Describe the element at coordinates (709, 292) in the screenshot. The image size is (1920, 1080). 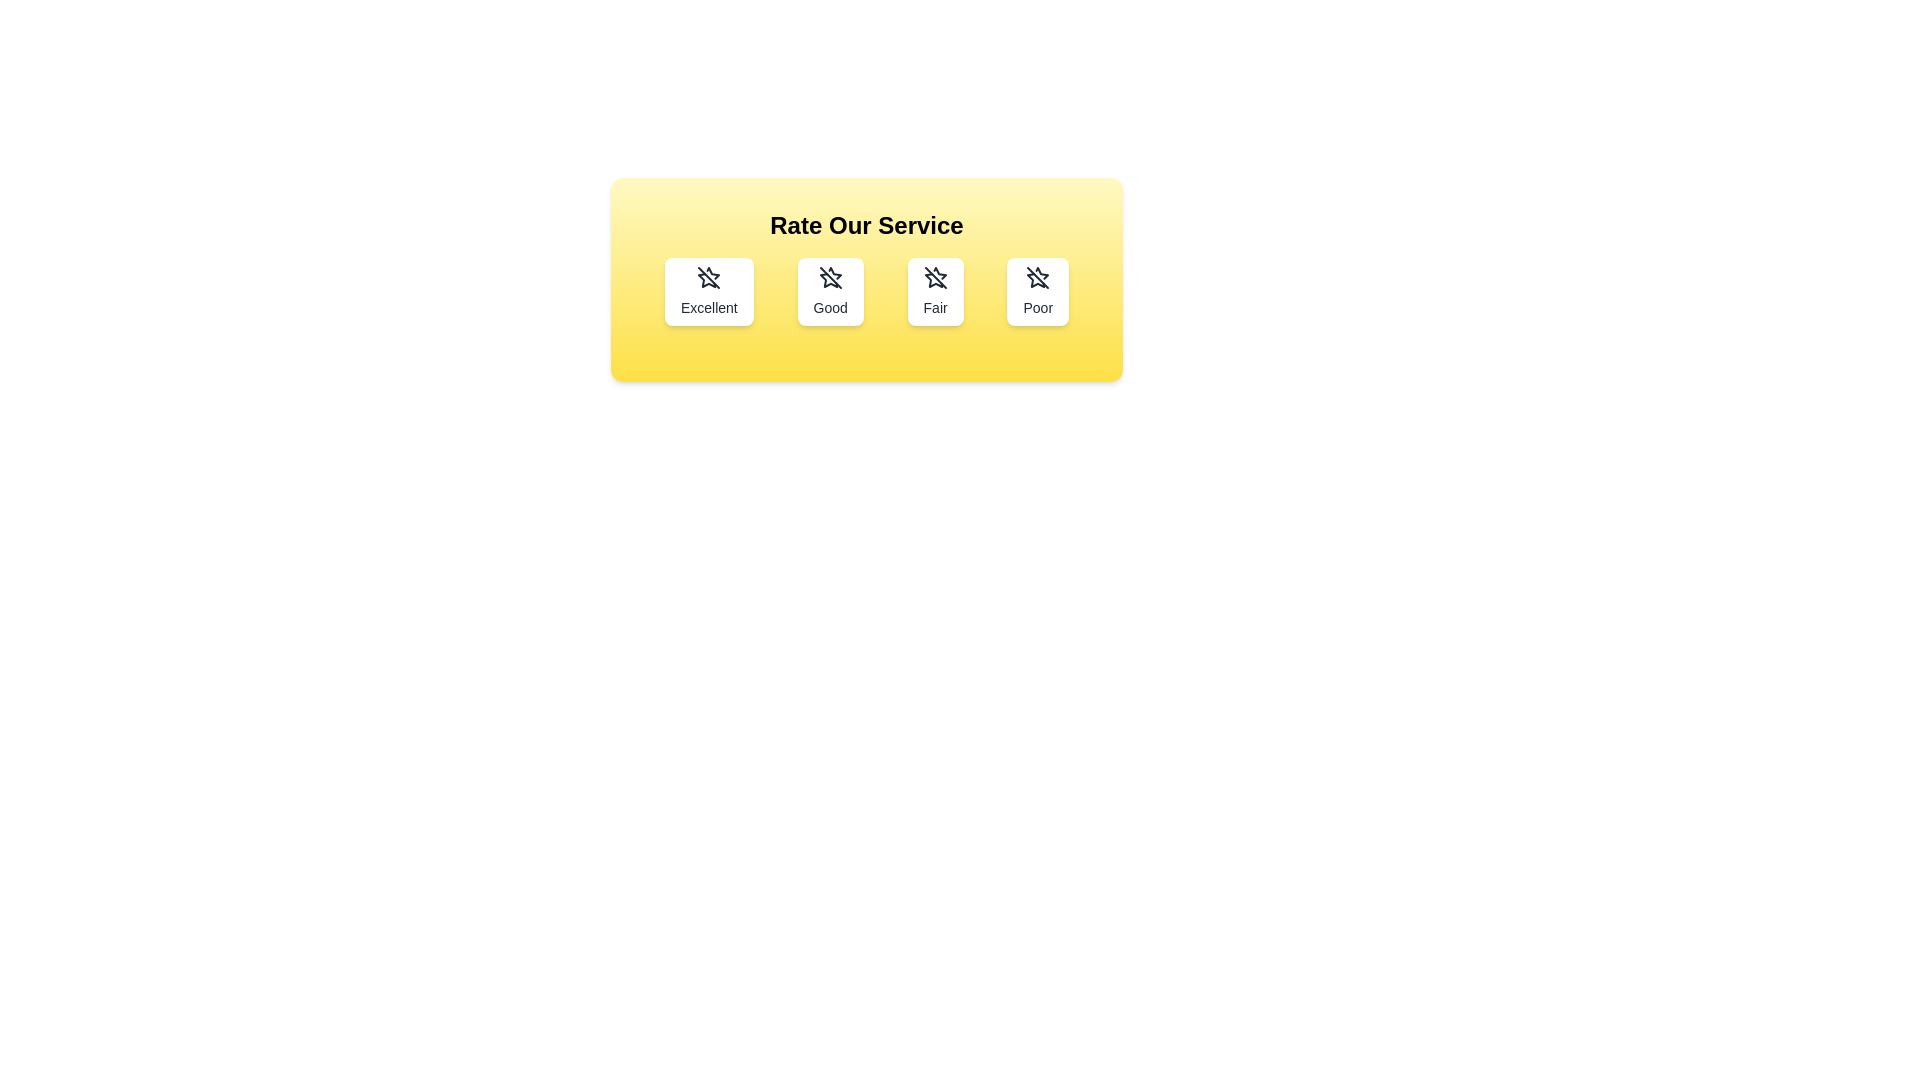
I see `the rating button labeled Excellent to select it` at that location.